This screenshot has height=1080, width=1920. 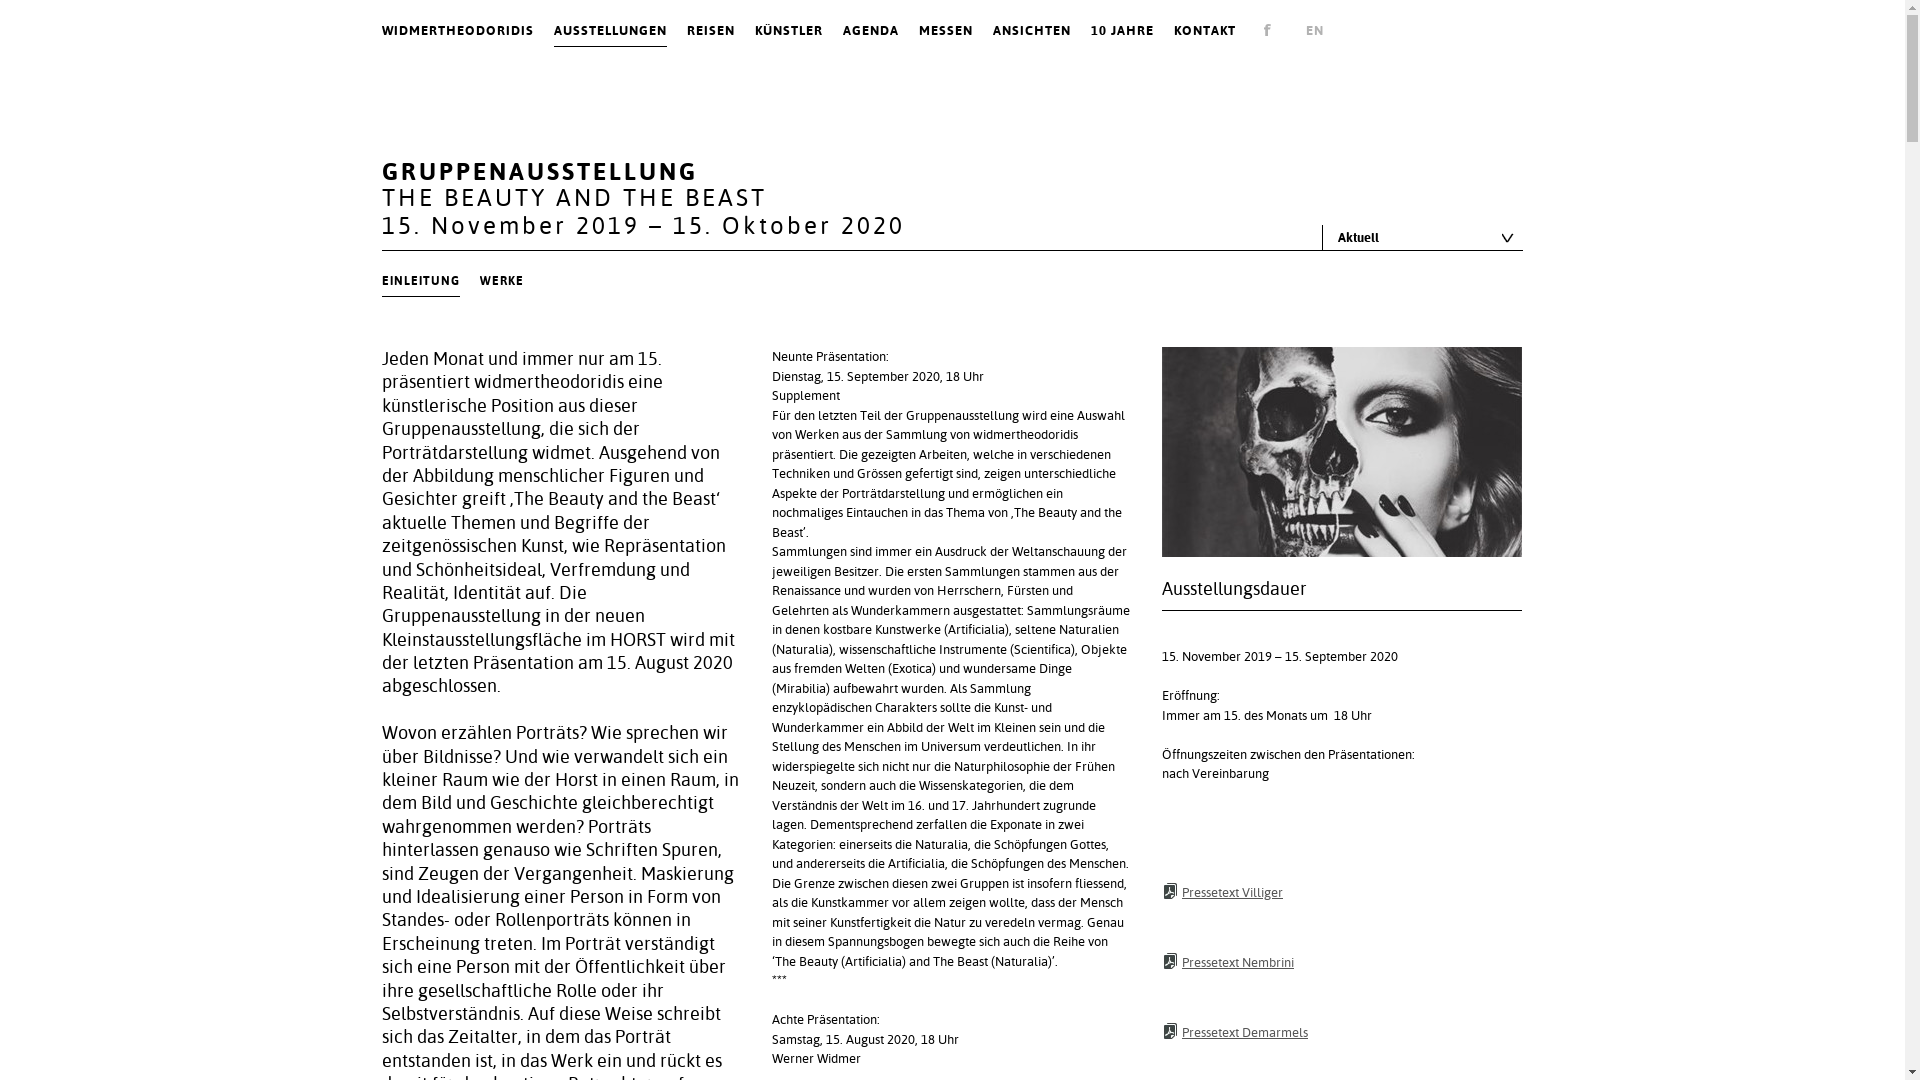 What do you see at coordinates (686, 31) in the screenshot?
I see `'REISEN'` at bounding box center [686, 31].